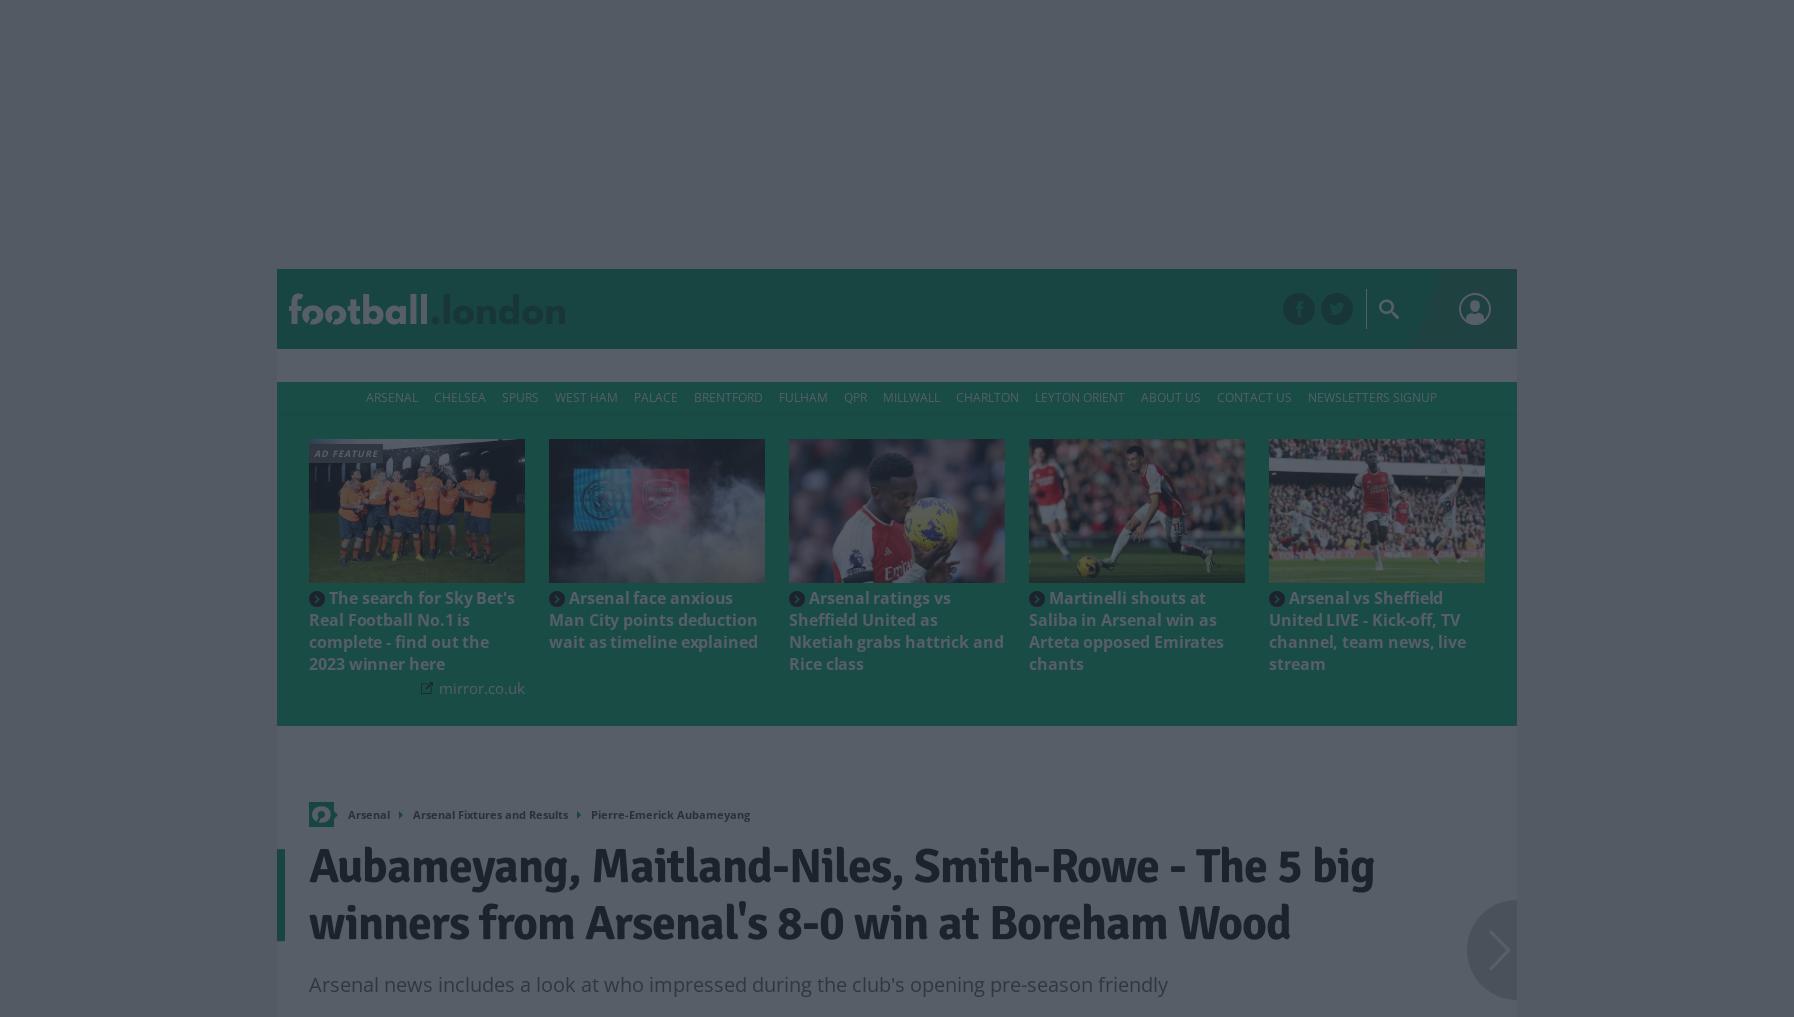 Image resolution: width=1794 pixels, height=1017 pixels. What do you see at coordinates (490, 813) in the screenshot?
I see `'Arsenal Fixtures and Results'` at bounding box center [490, 813].